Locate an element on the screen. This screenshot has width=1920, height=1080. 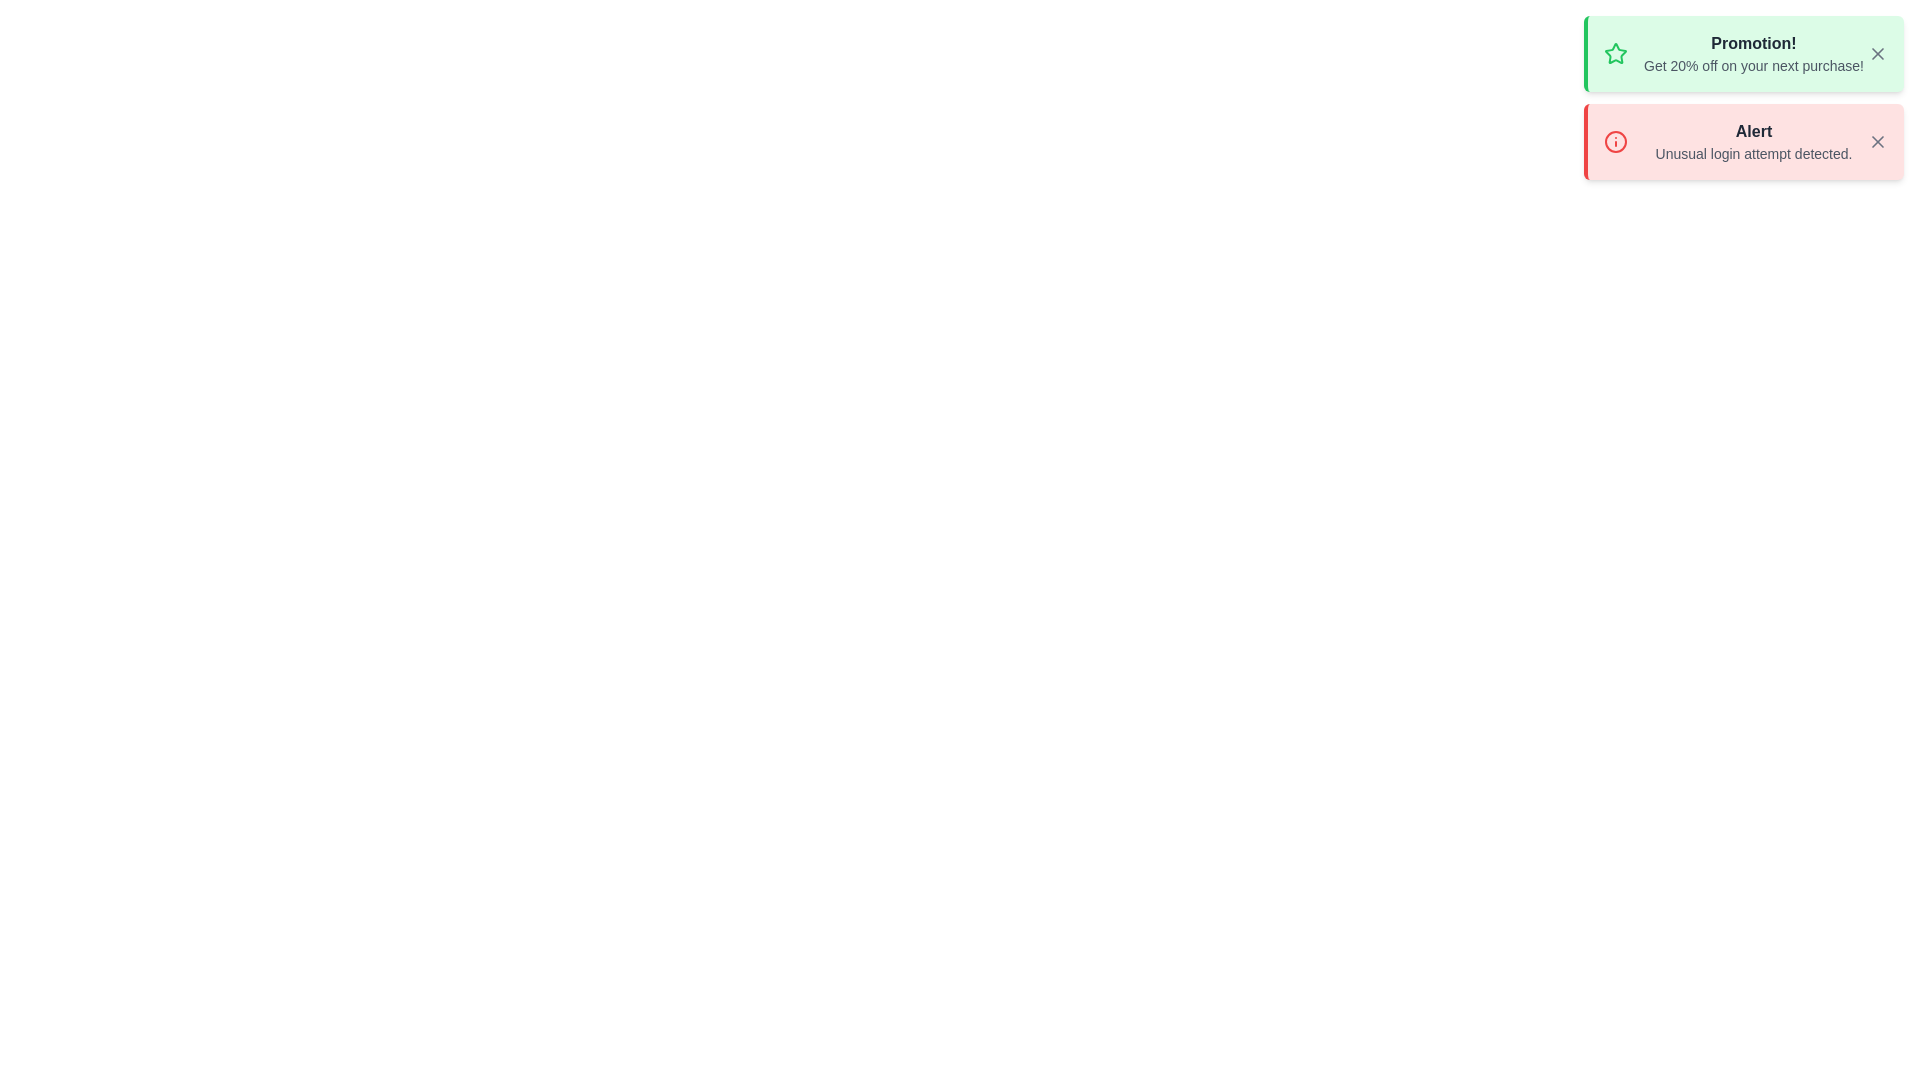
text from the textual element that informs about an unusual login attempt, located below the green notification labeled 'Promotion!' in the top-right region of the interface is located at coordinates (1752, 141).